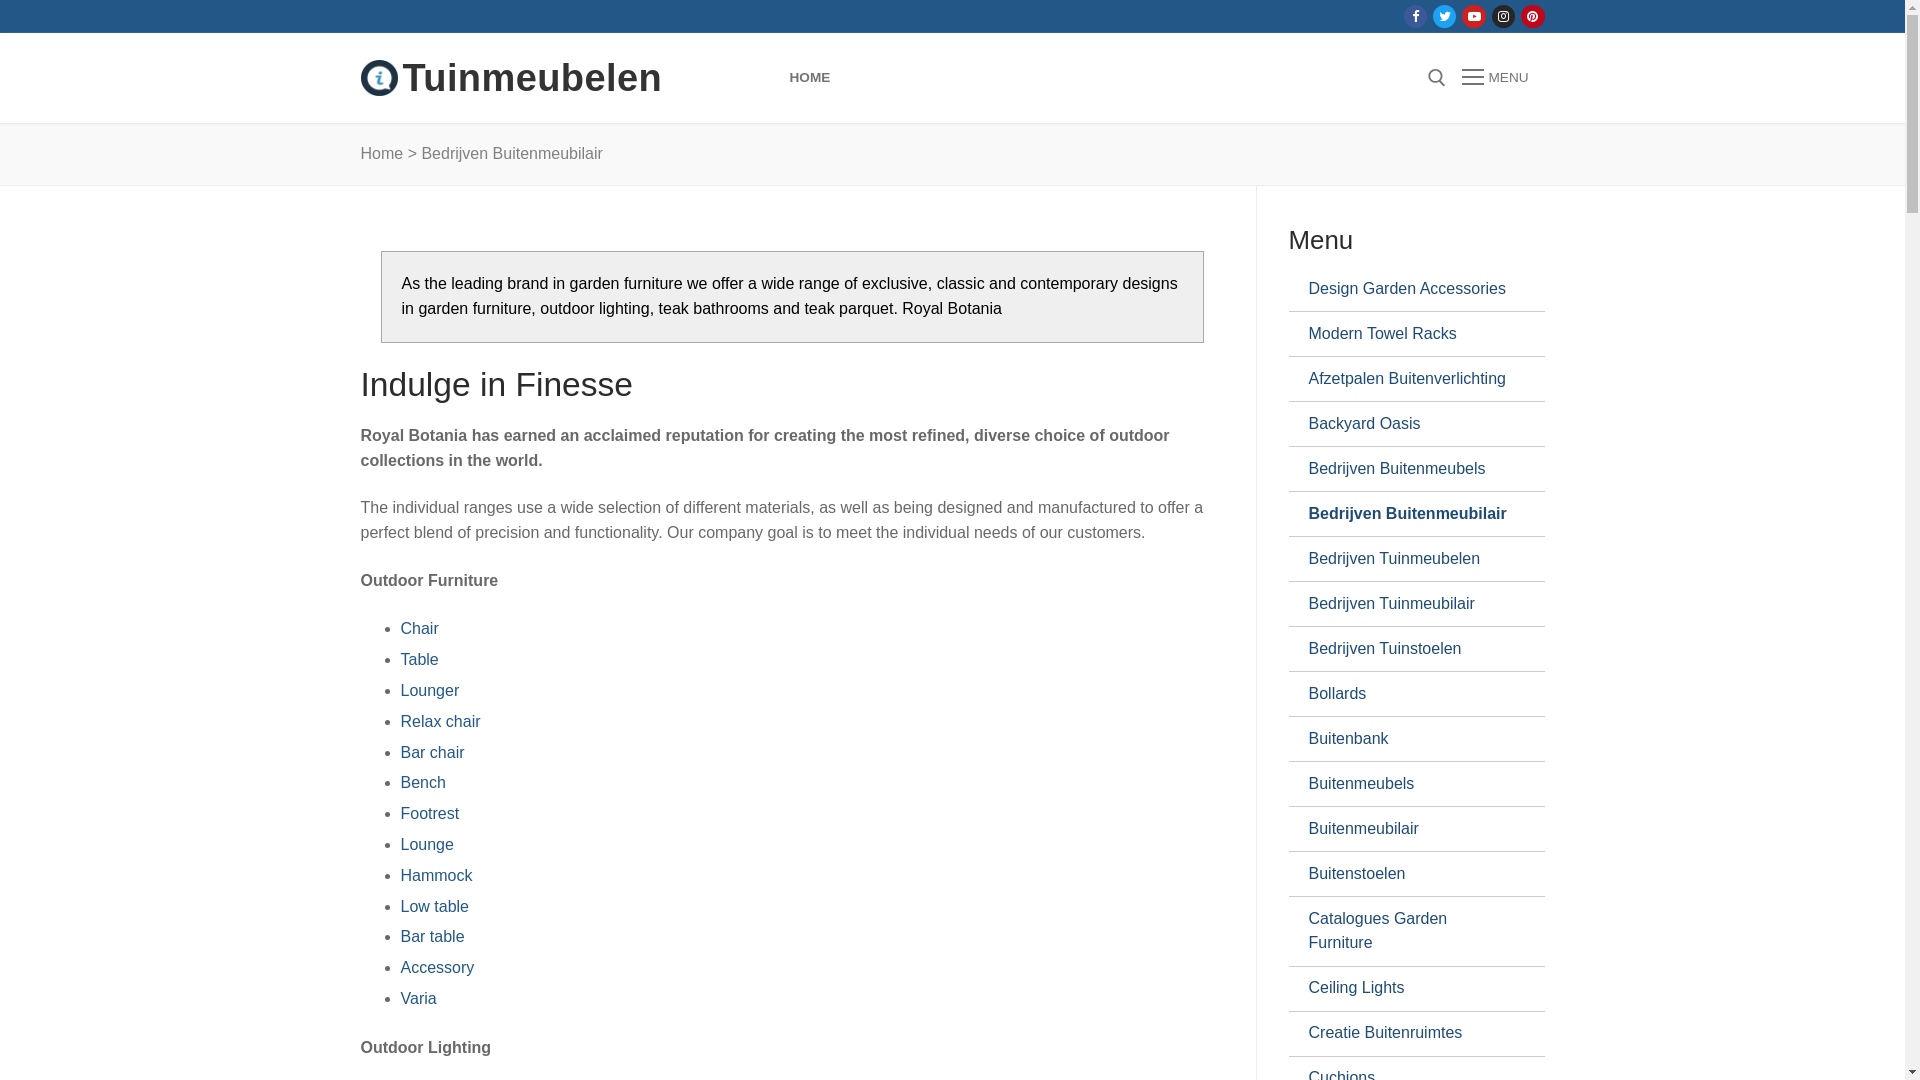  I want to click on 'Lounge', so click(425, 844).